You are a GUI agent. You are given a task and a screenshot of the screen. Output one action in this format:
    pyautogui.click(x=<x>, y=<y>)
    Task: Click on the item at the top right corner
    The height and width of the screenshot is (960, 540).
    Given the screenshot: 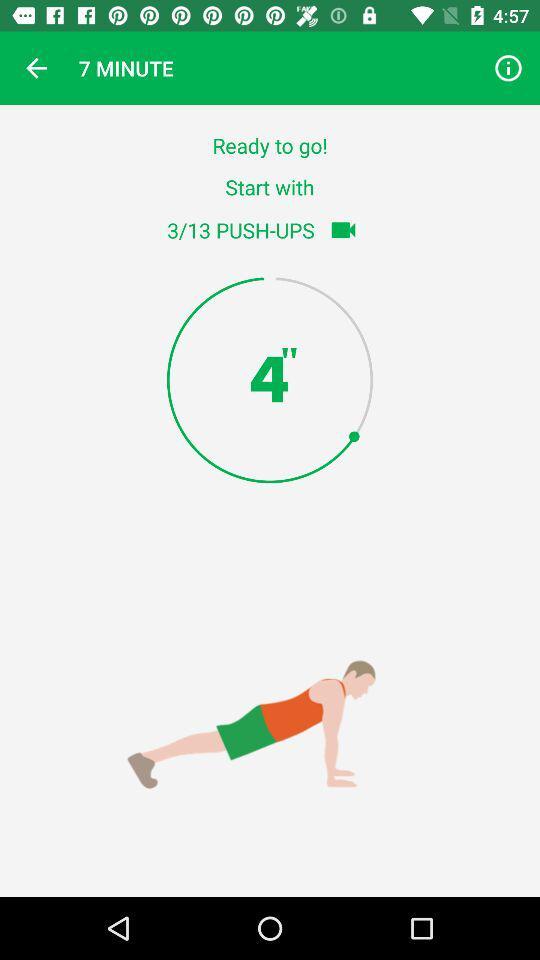 What is the action you would take?
    pyautogui.click(x=508, y=68)
    